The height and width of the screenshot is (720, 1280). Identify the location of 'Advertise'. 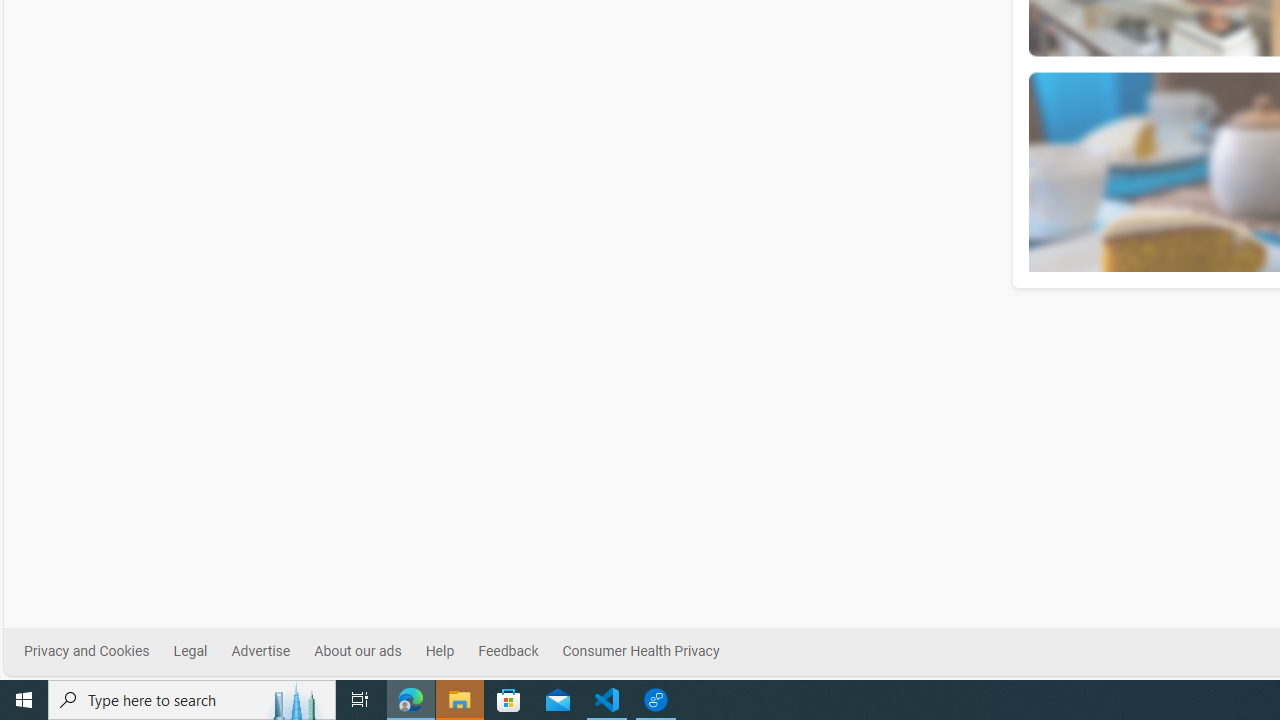
(259, 651).